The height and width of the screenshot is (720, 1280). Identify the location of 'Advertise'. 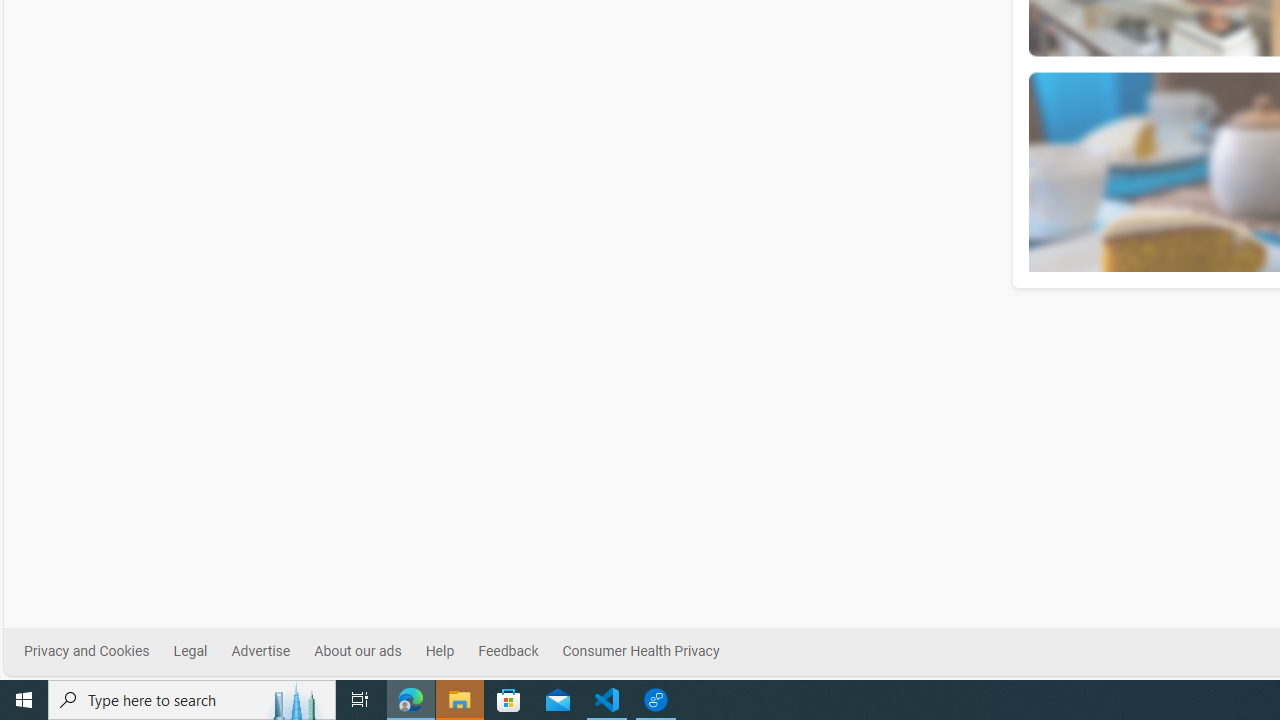
(259, 651).